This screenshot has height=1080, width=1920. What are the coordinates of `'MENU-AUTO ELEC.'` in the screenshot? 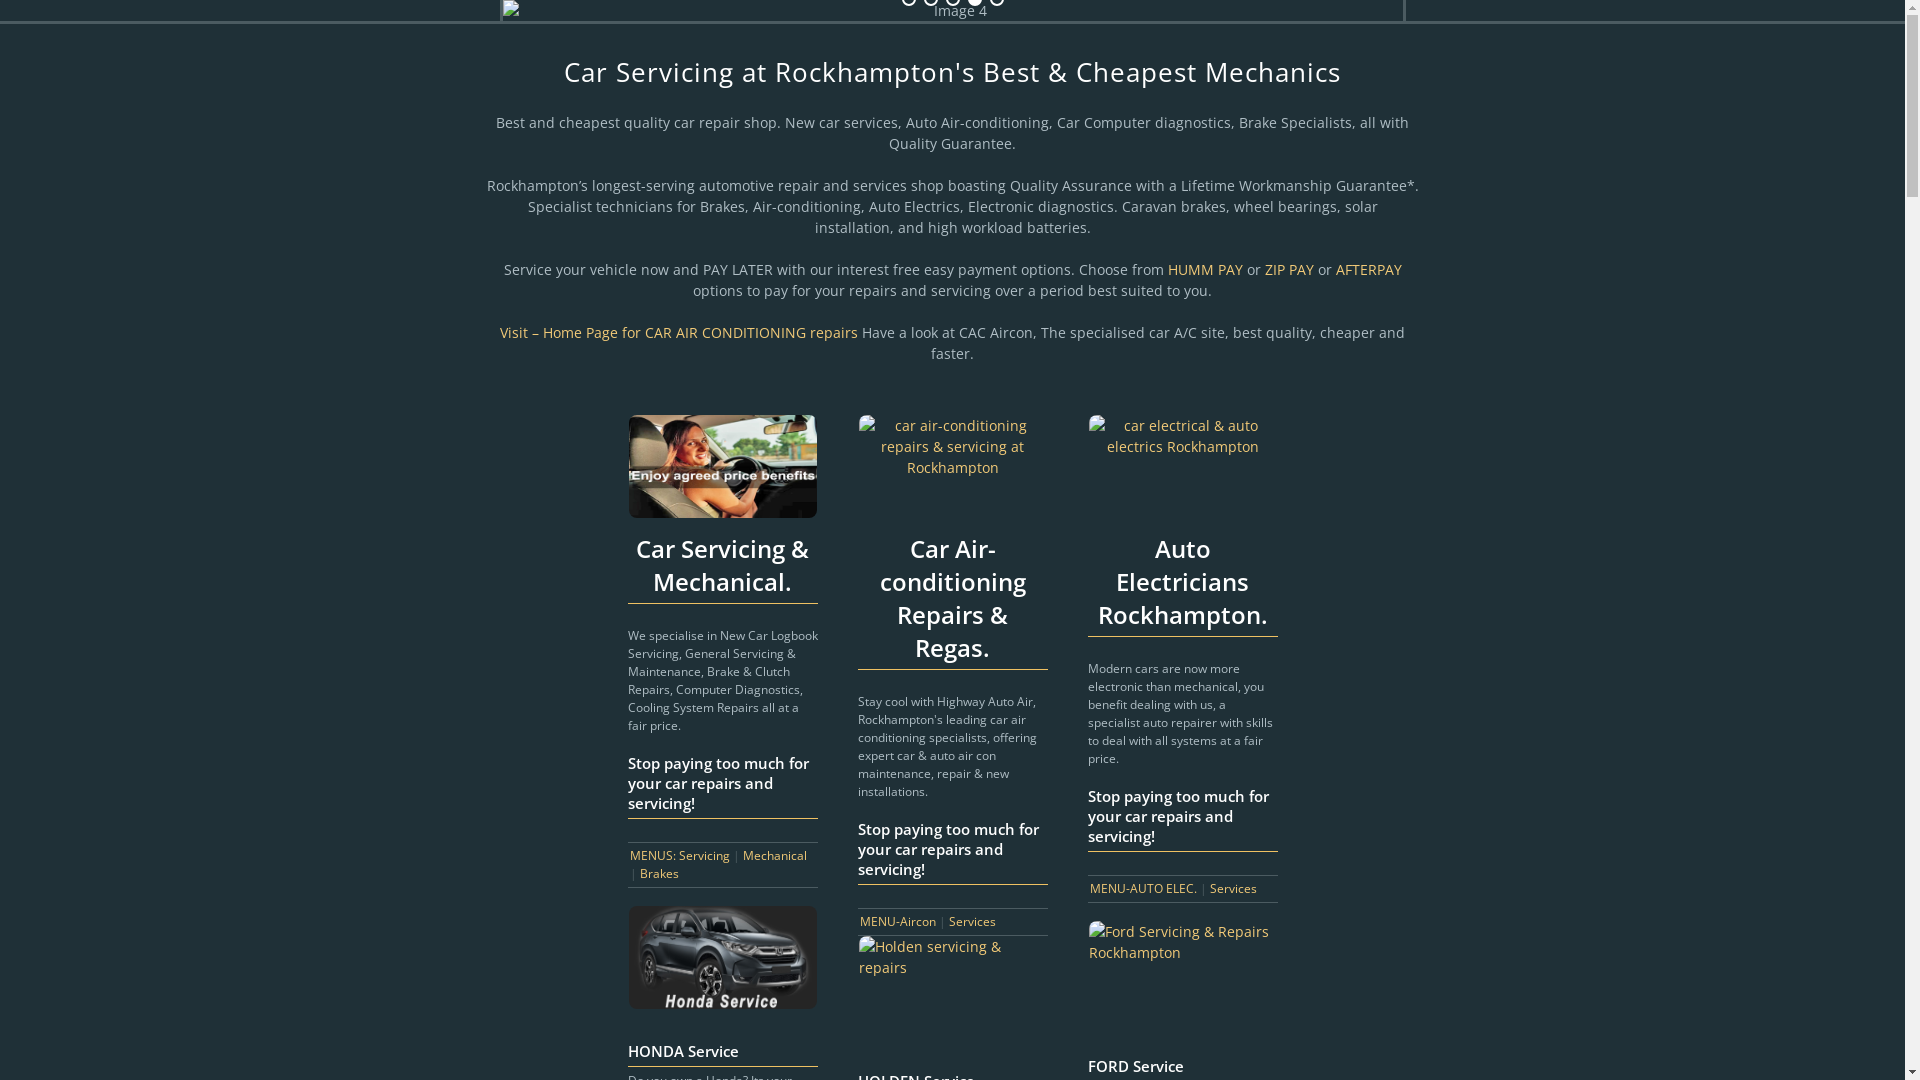 It's located at (1143, 887).